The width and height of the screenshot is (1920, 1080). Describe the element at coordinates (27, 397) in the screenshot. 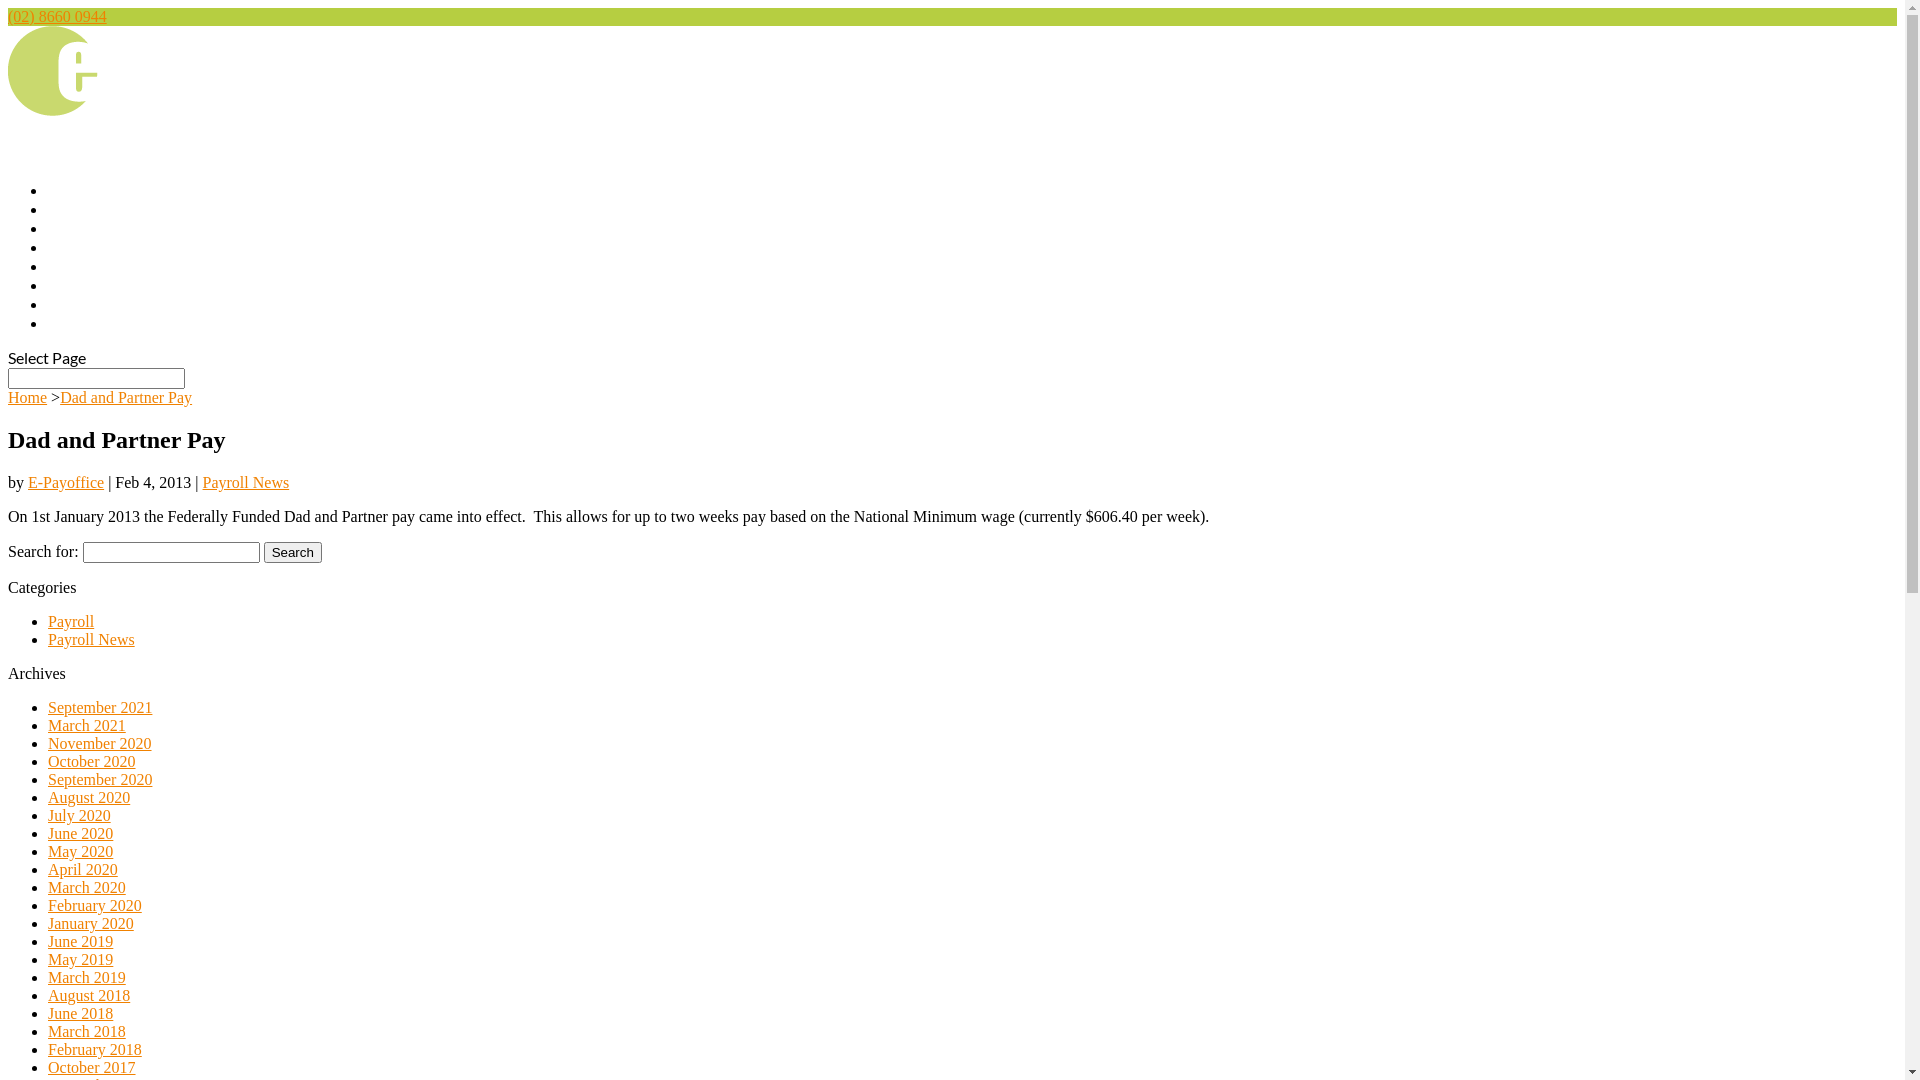

I see `'Home'` at that location.